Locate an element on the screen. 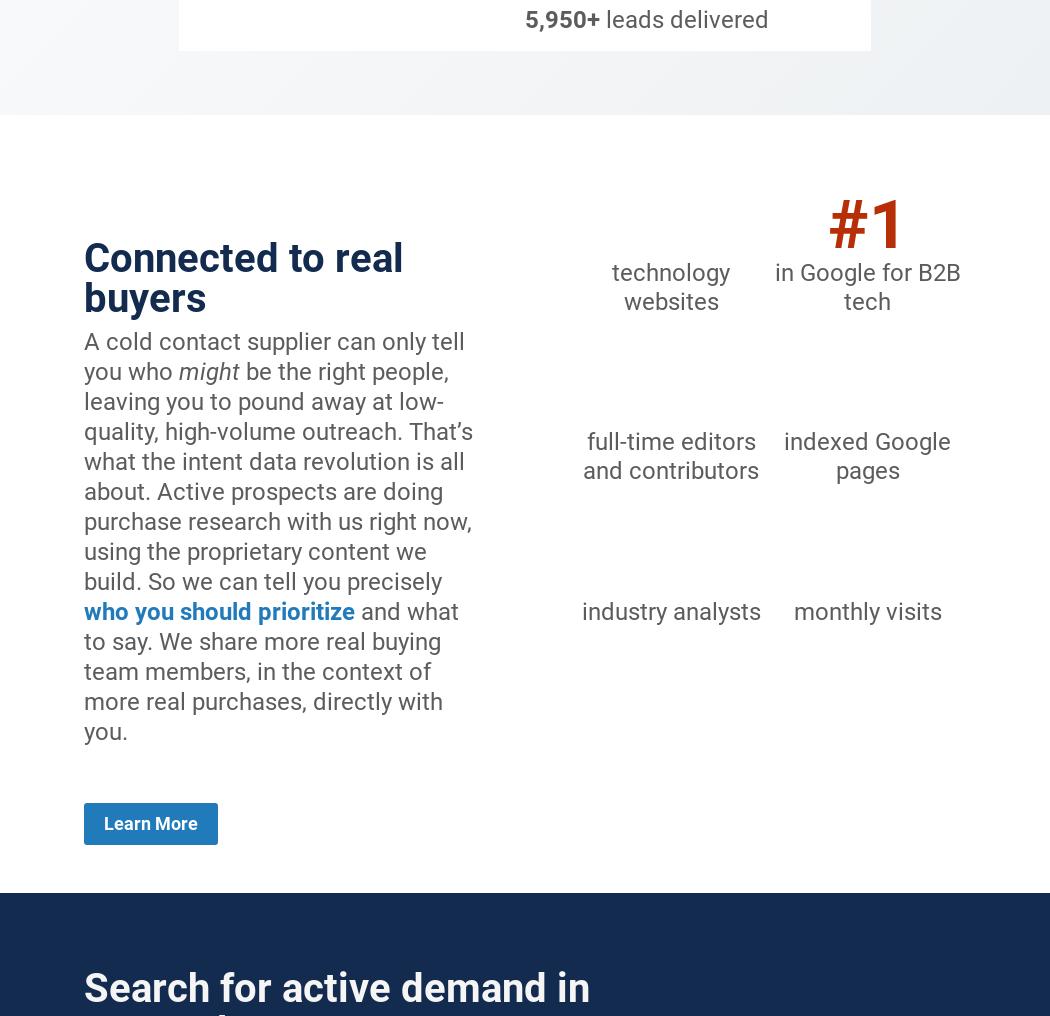 The image size is (1050, 1016). 'and what to say. We share more real buying team members, in the context of more real purchases, directly with you.' is located at coordinates (270, 669).